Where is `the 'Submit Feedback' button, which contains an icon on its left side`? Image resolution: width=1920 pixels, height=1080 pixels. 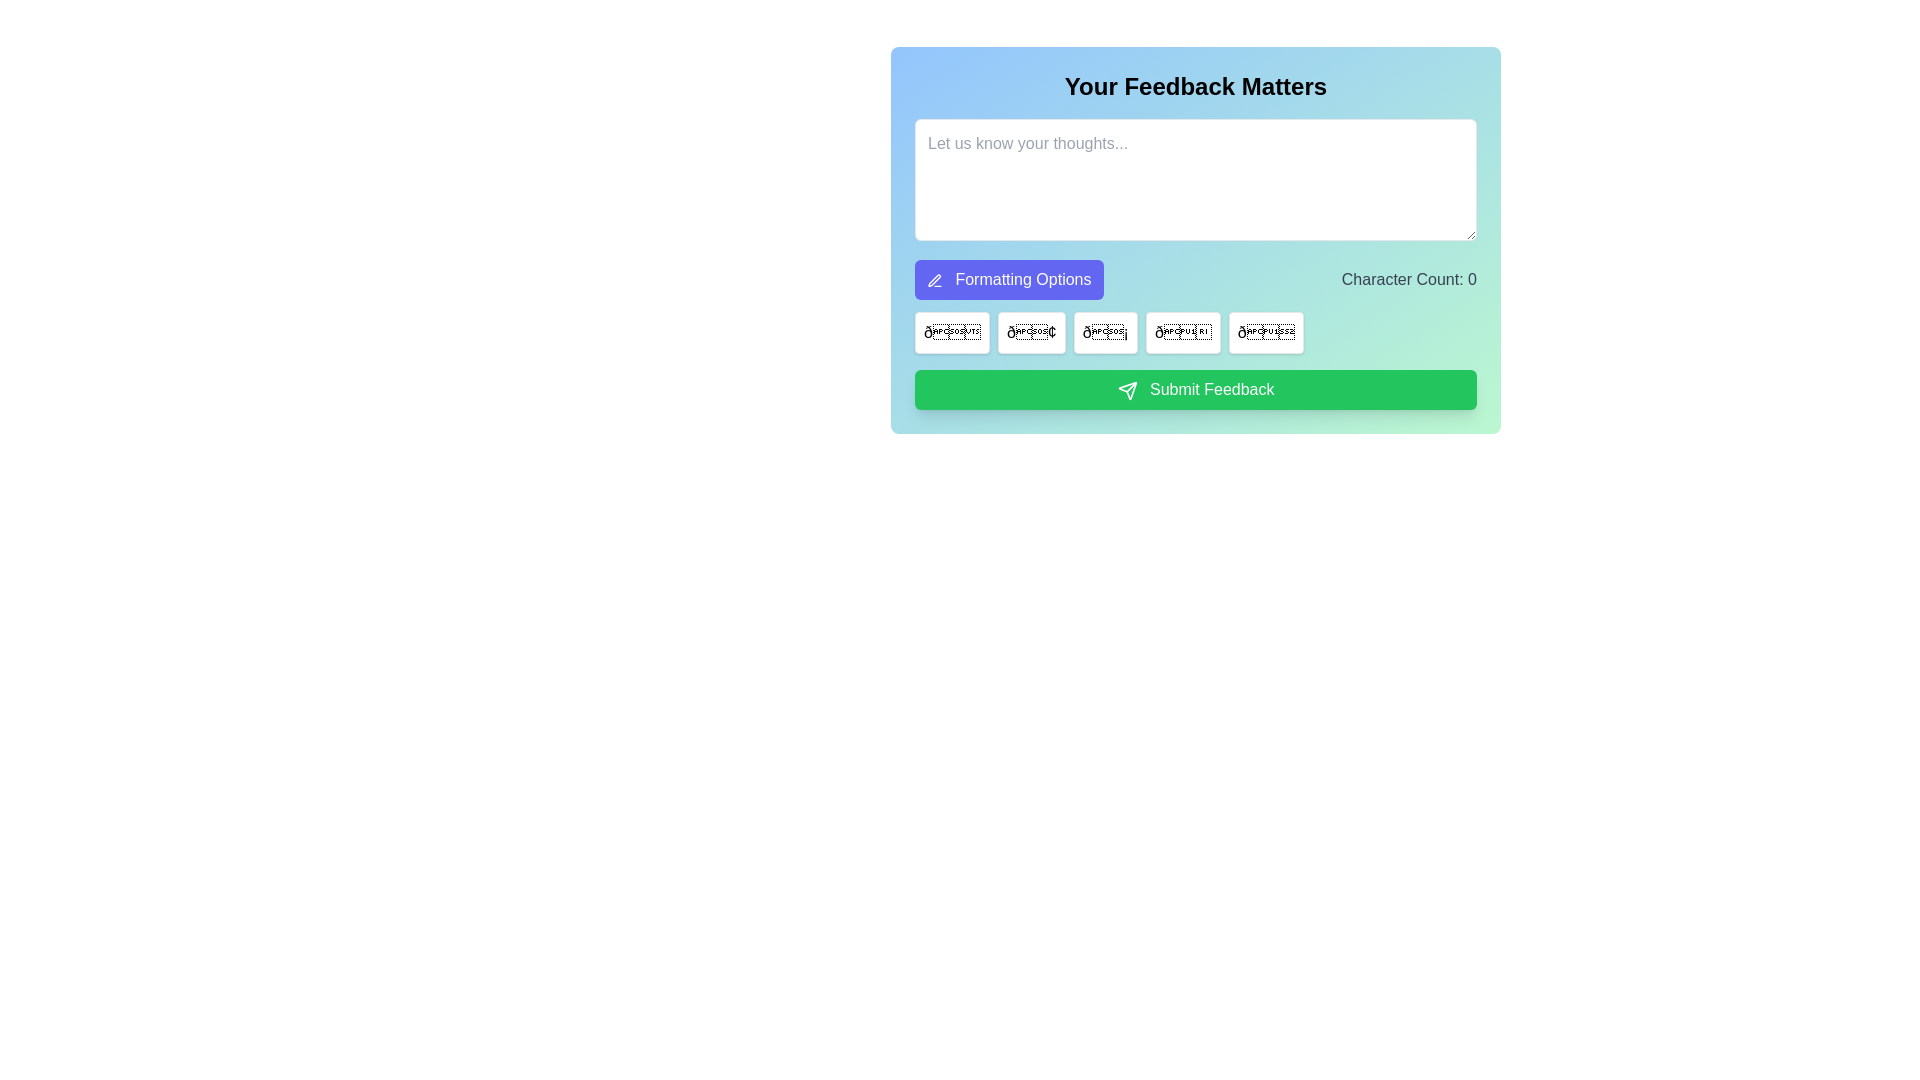 the 'Submit Feedback' button, which contains an icon on its left side is located at coordinates (1127, 390).